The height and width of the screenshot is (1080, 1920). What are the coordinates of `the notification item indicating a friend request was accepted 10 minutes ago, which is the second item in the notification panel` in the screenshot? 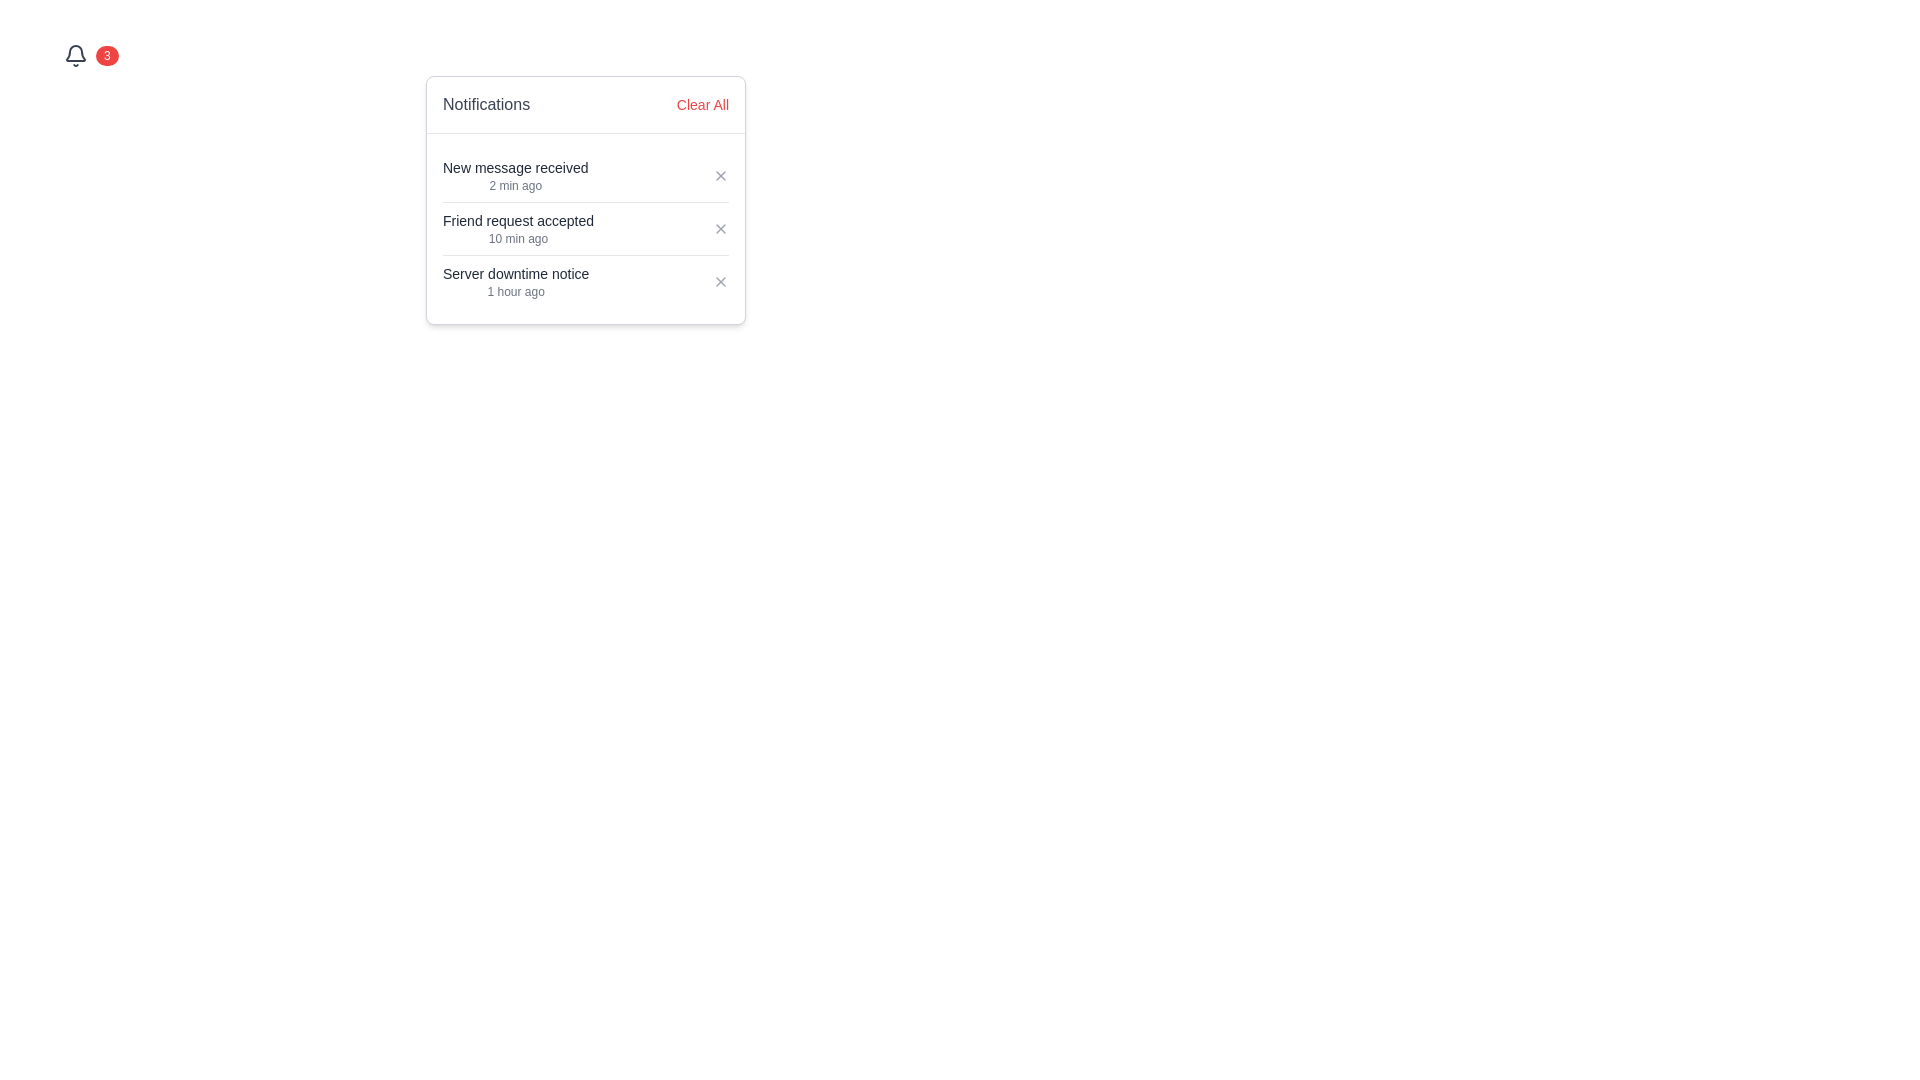 It's located at (518, 227).